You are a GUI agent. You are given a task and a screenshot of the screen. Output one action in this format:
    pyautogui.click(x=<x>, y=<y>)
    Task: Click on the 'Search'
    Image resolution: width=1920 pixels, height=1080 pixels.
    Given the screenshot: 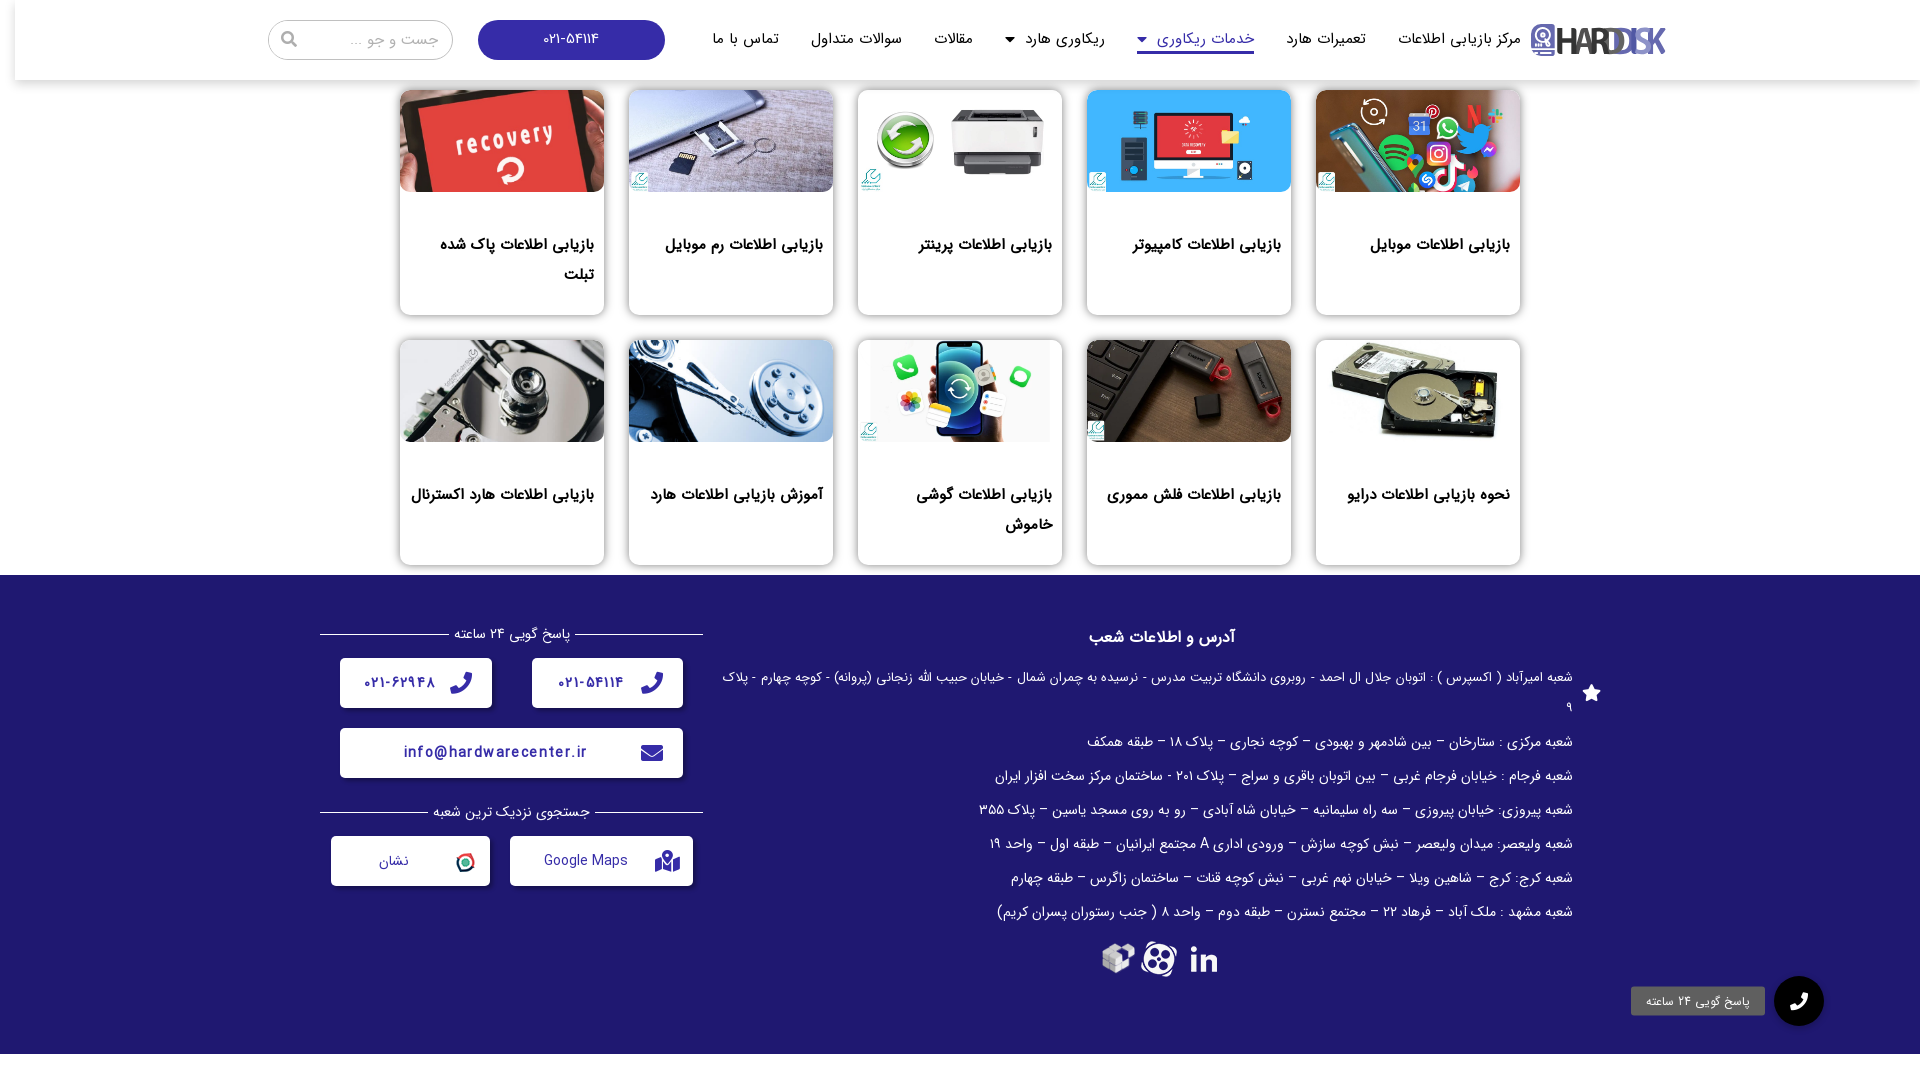 What is the action you would take?
    pyautogui.click(x=307, y=39)
    